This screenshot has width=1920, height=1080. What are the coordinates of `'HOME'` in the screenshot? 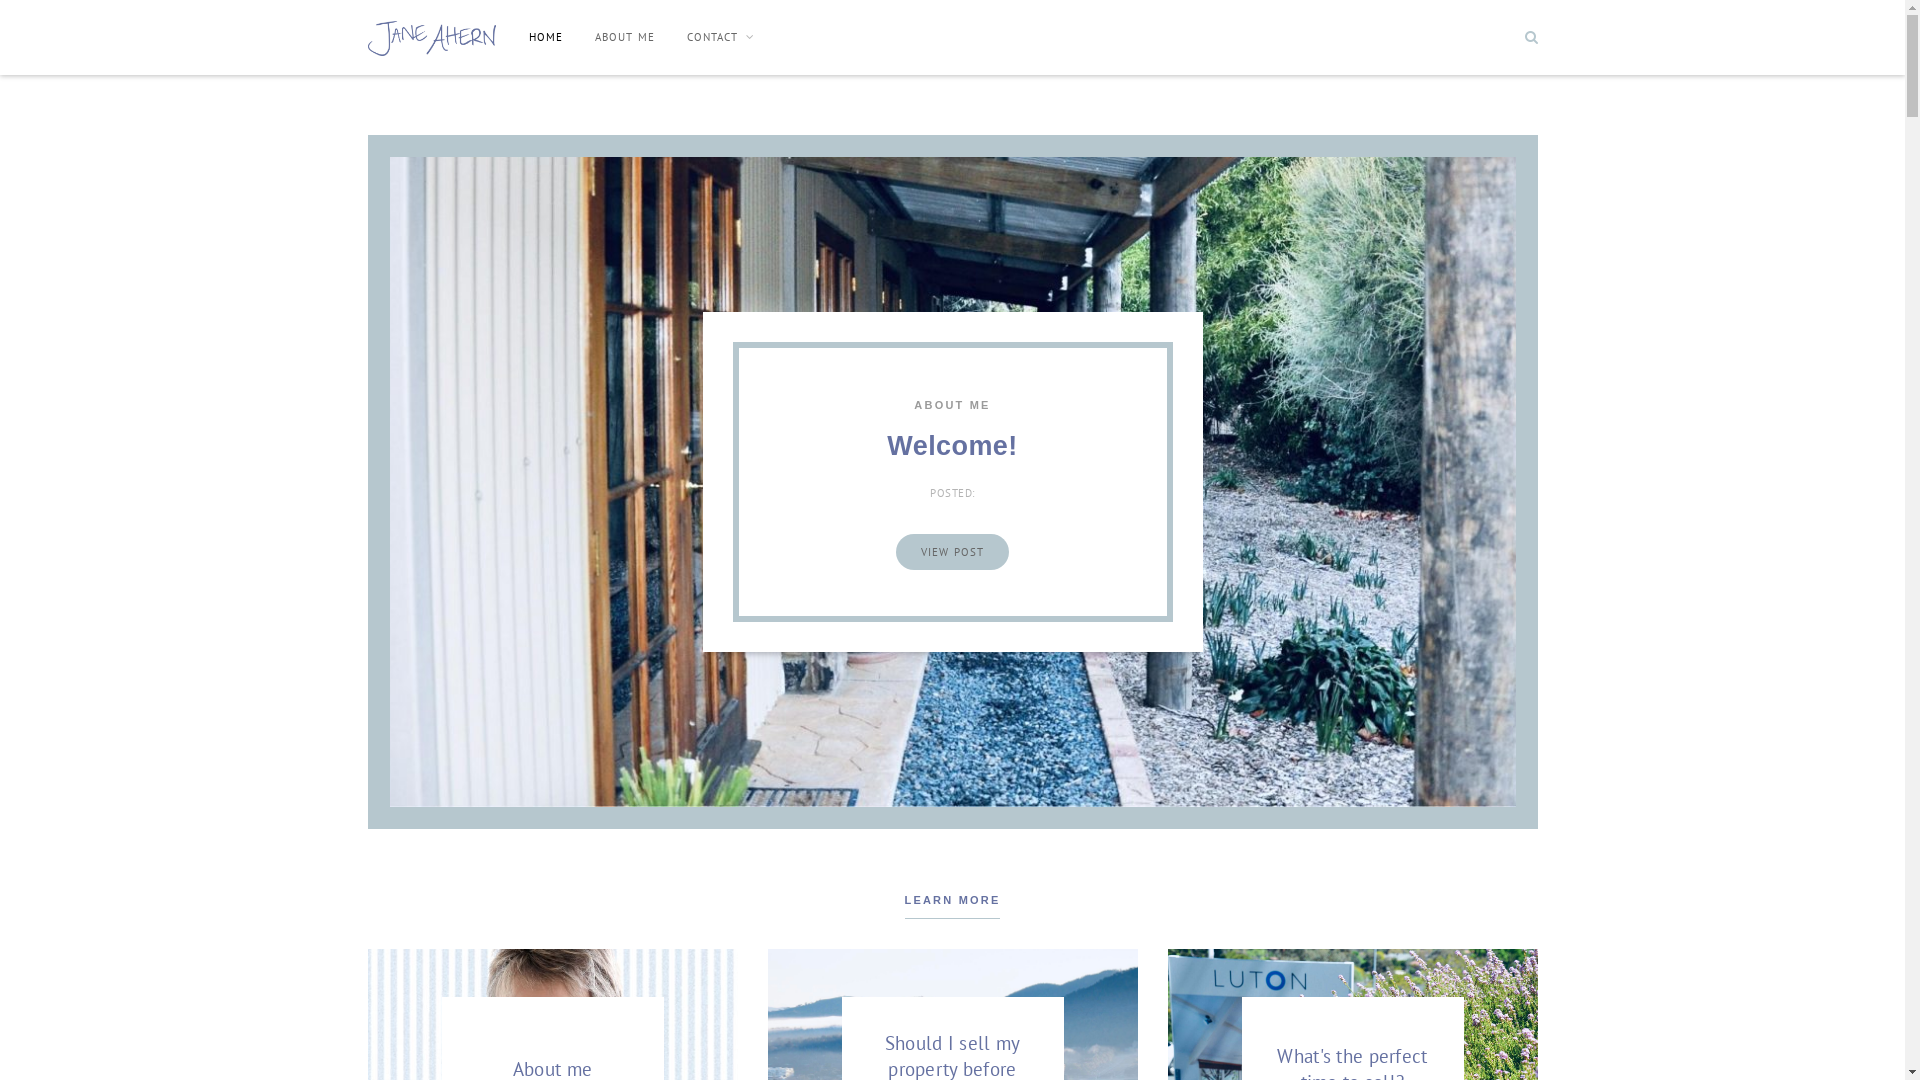 It's located at (546, 37).